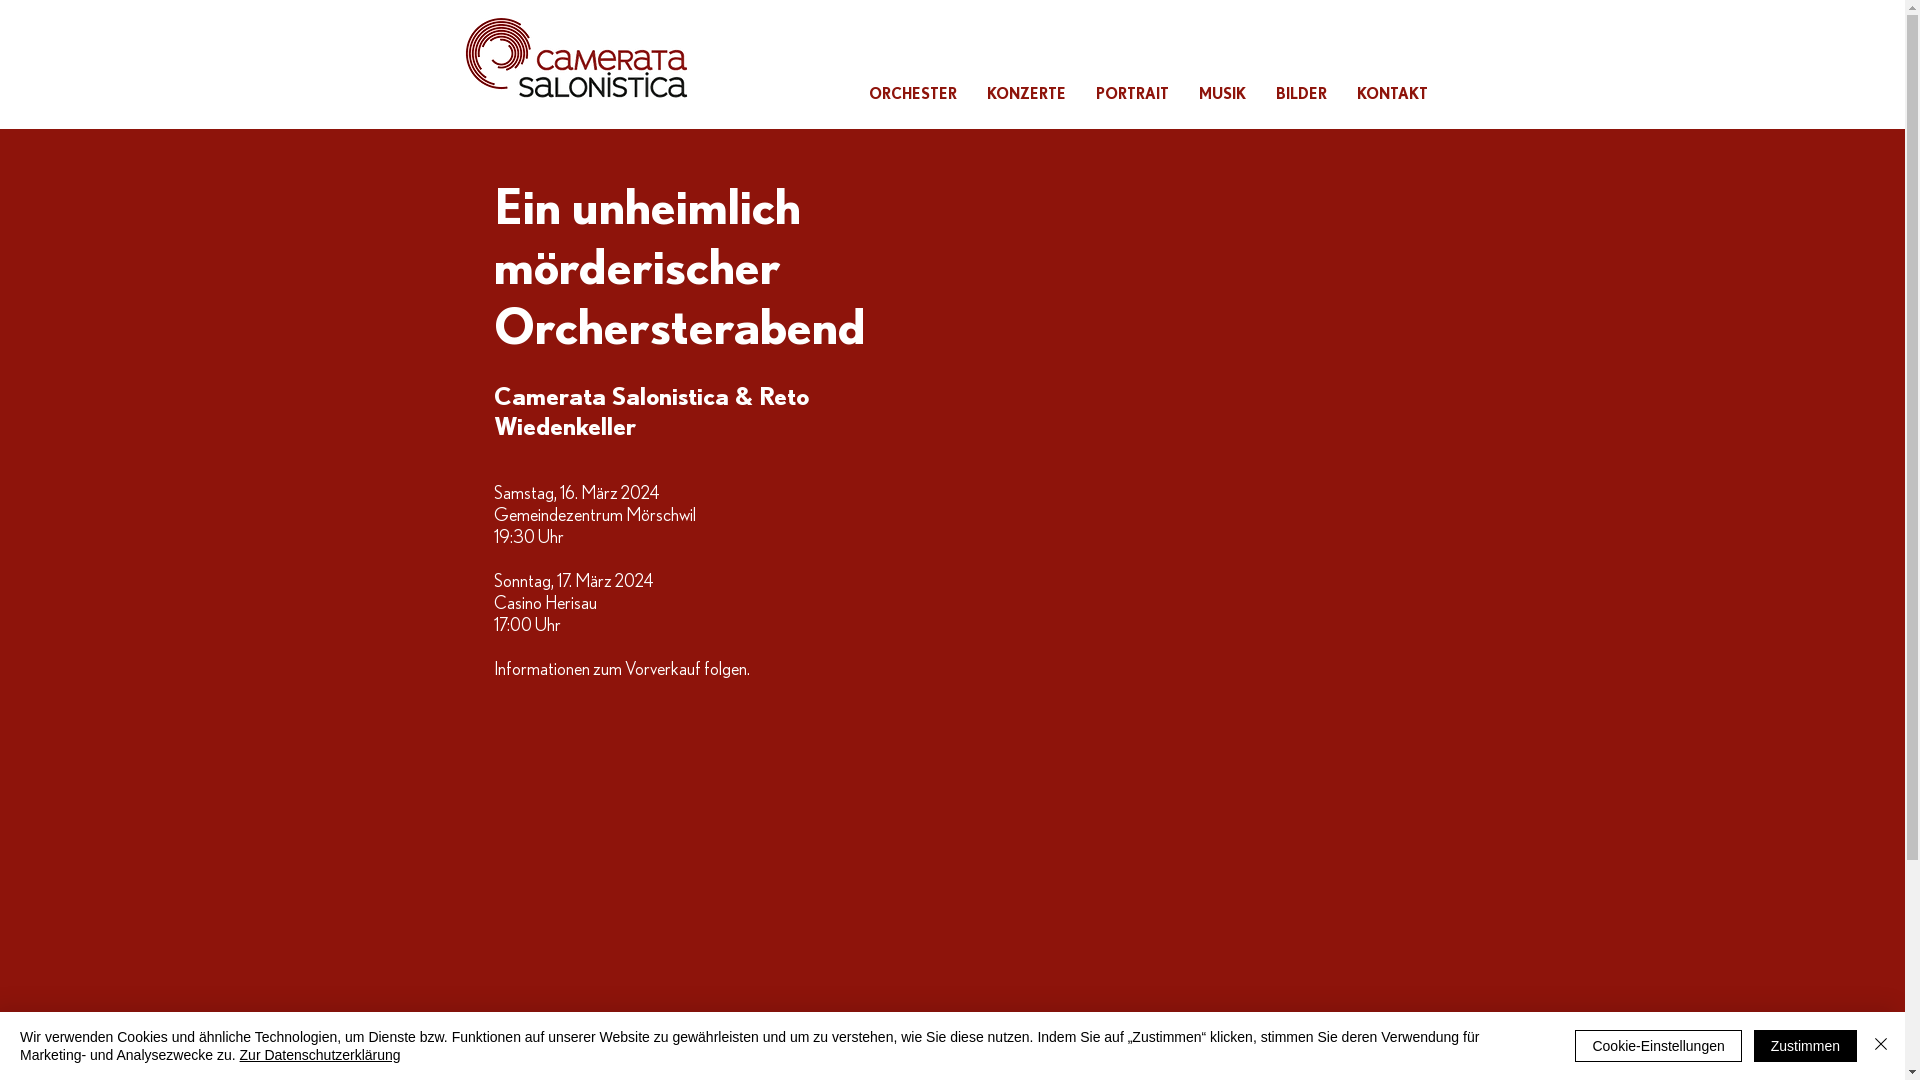 This screenshot has height=1080, width=1920. What do you see at coordinates (1805, 1044) in the screenshot?
I see `'Zustimmen'` at bounding box center [1805, 1044].